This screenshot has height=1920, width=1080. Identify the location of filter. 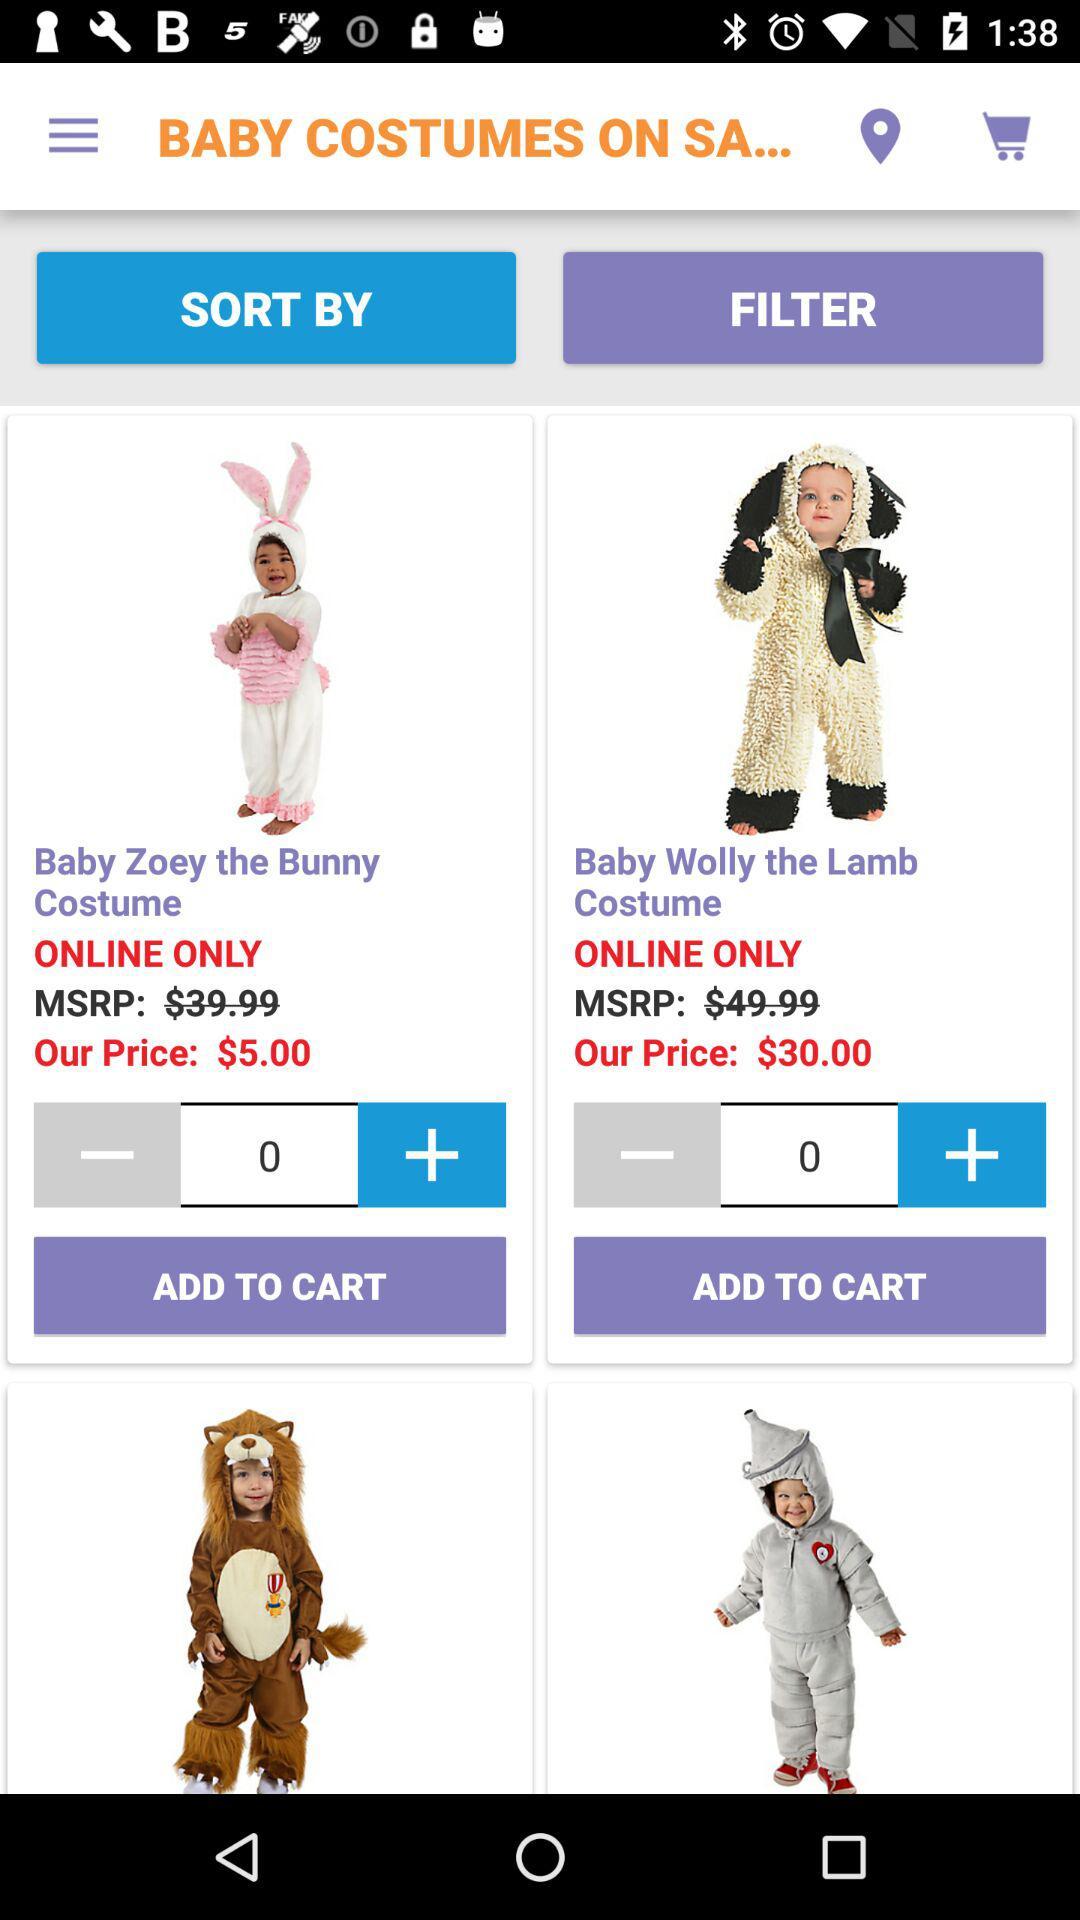
(802, 306).